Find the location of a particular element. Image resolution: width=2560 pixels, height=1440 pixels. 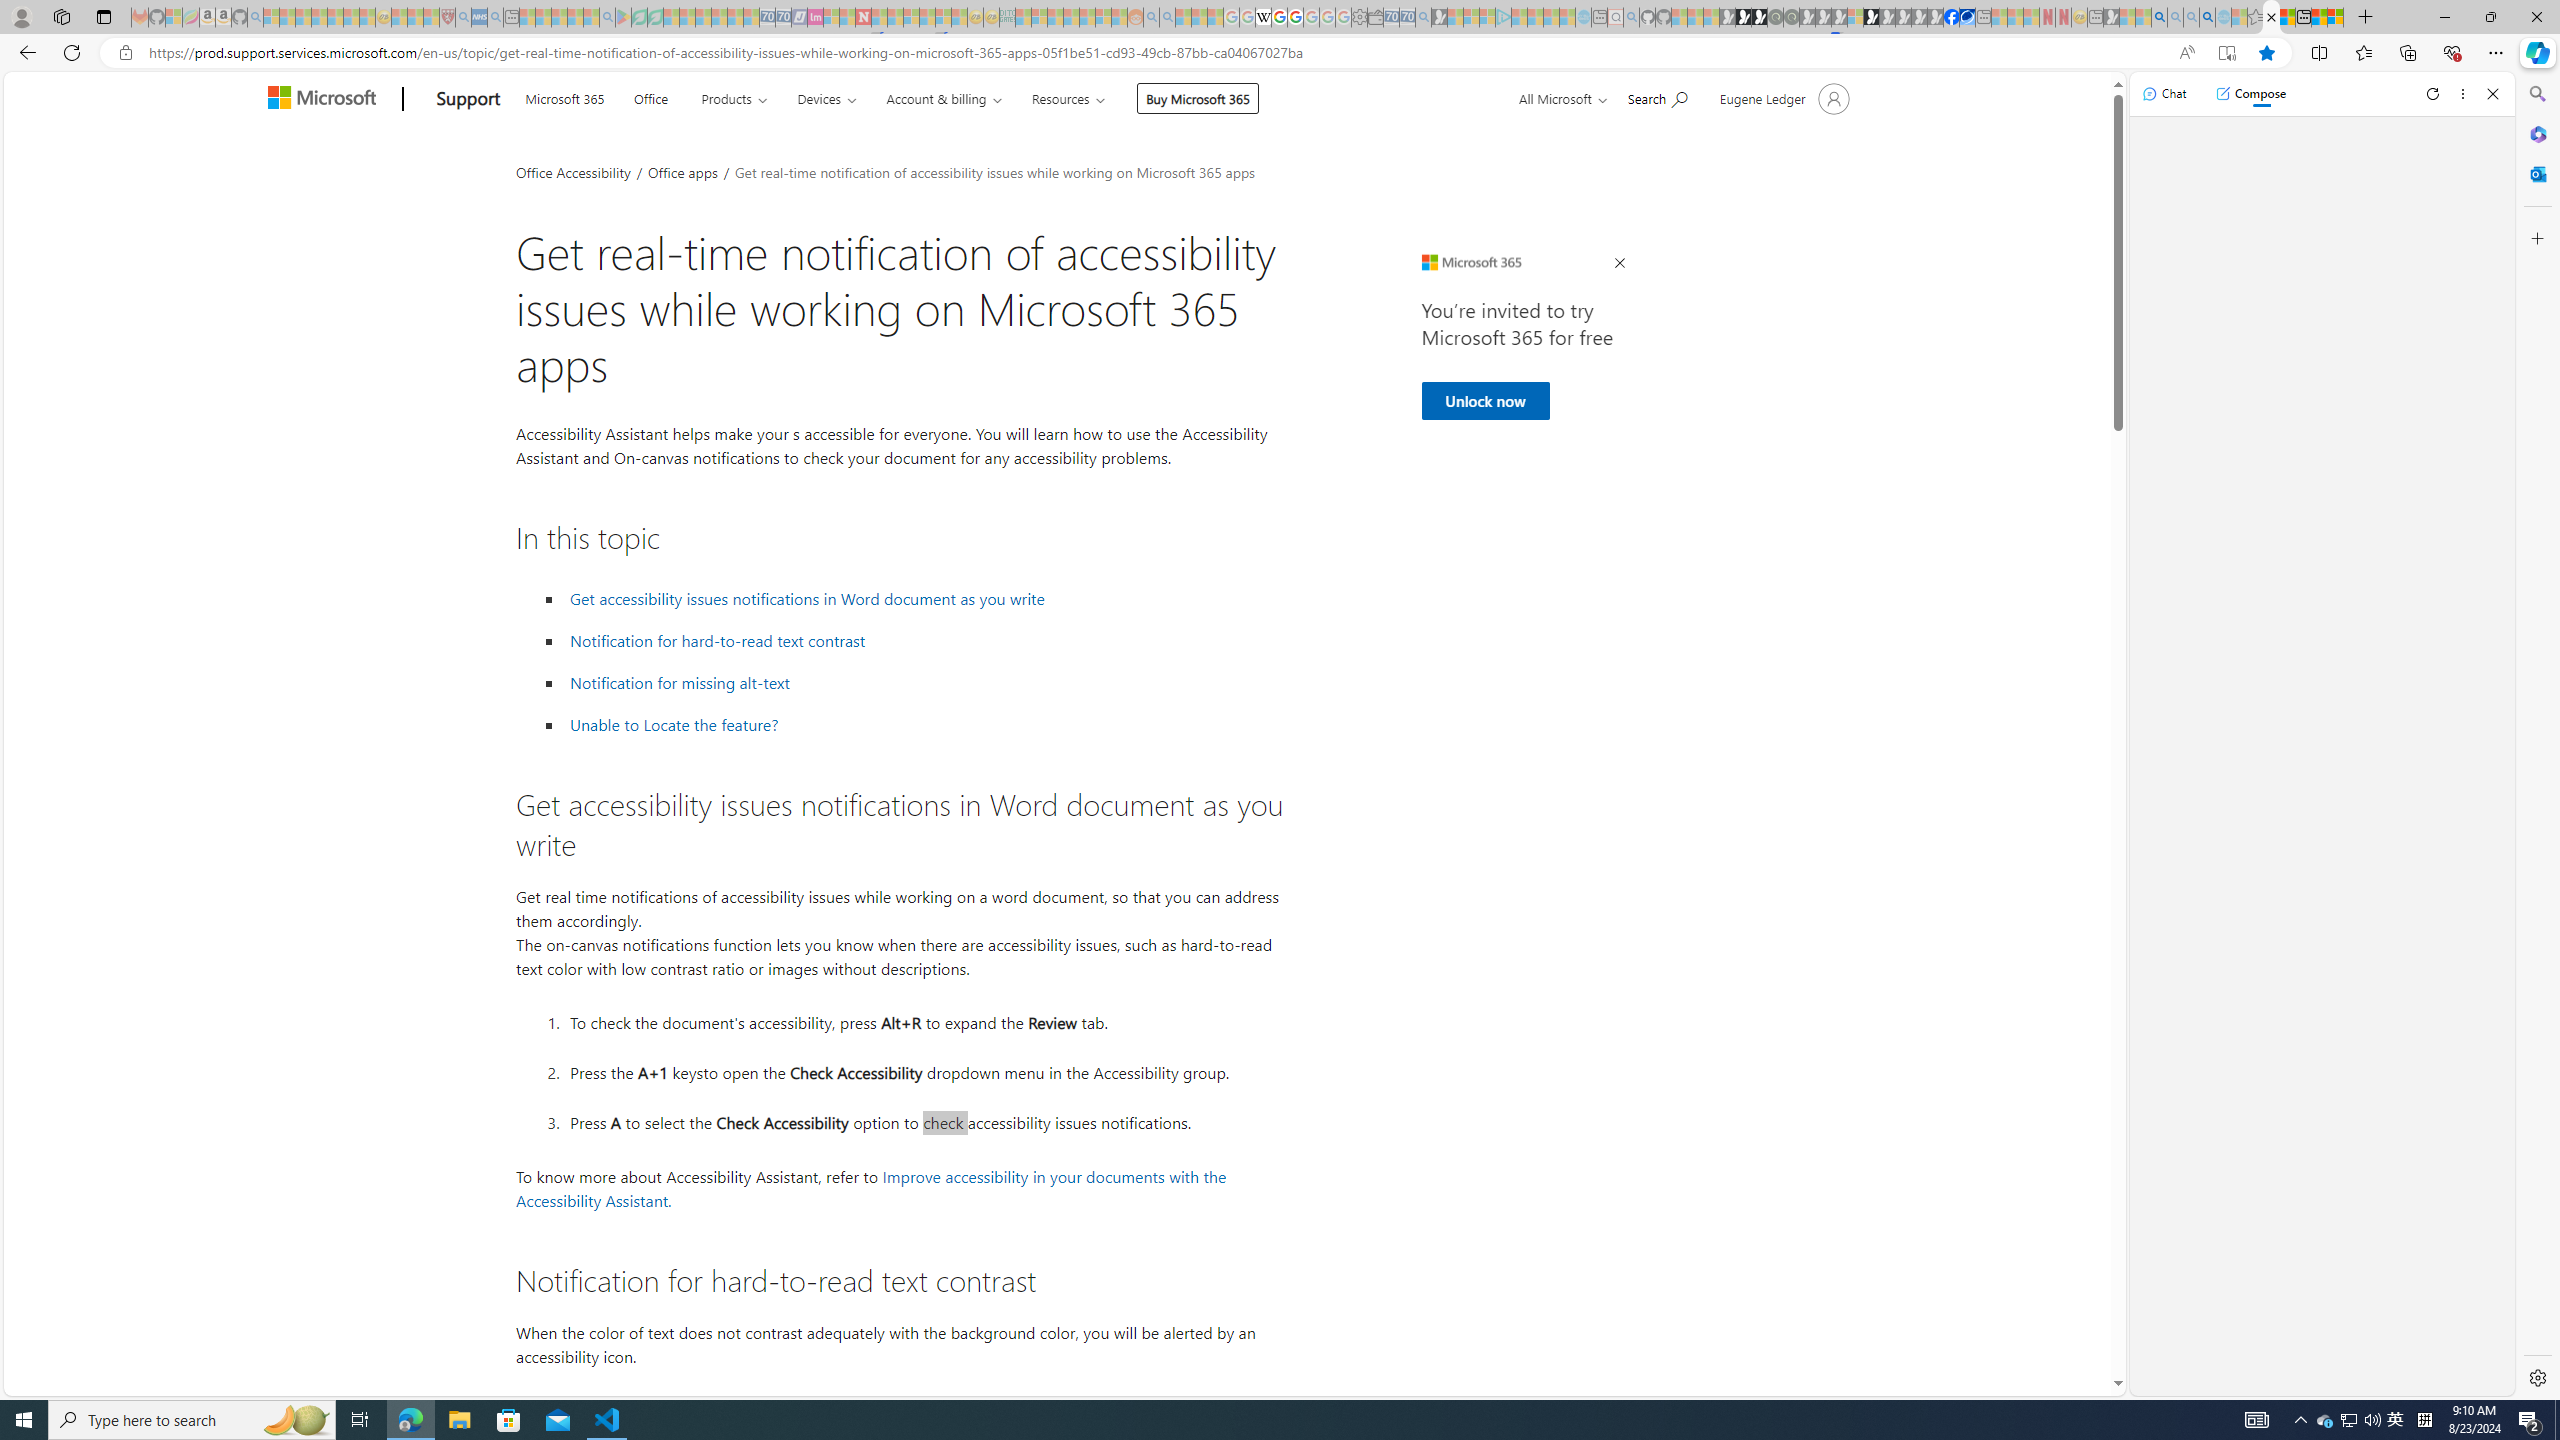

'Compose' is located at coordinates (2250, 92).